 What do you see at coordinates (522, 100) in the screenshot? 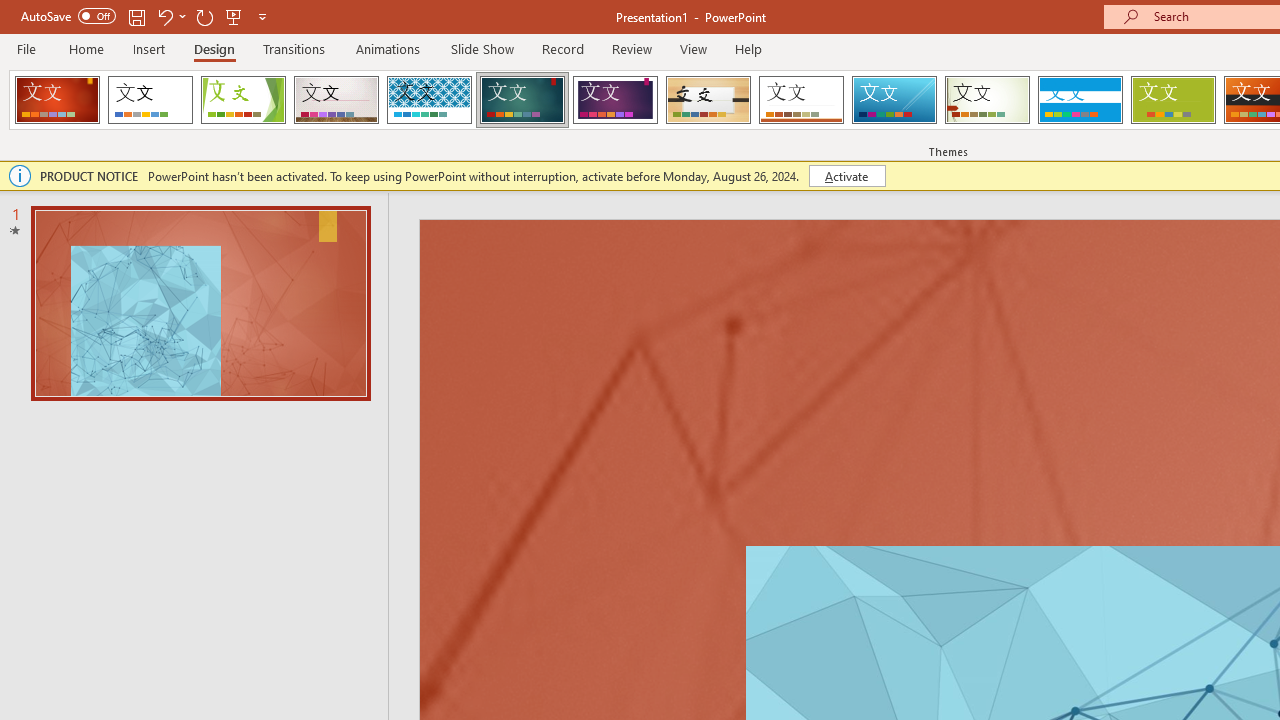
I see `'Ion'` at bounding box center [522, 100].